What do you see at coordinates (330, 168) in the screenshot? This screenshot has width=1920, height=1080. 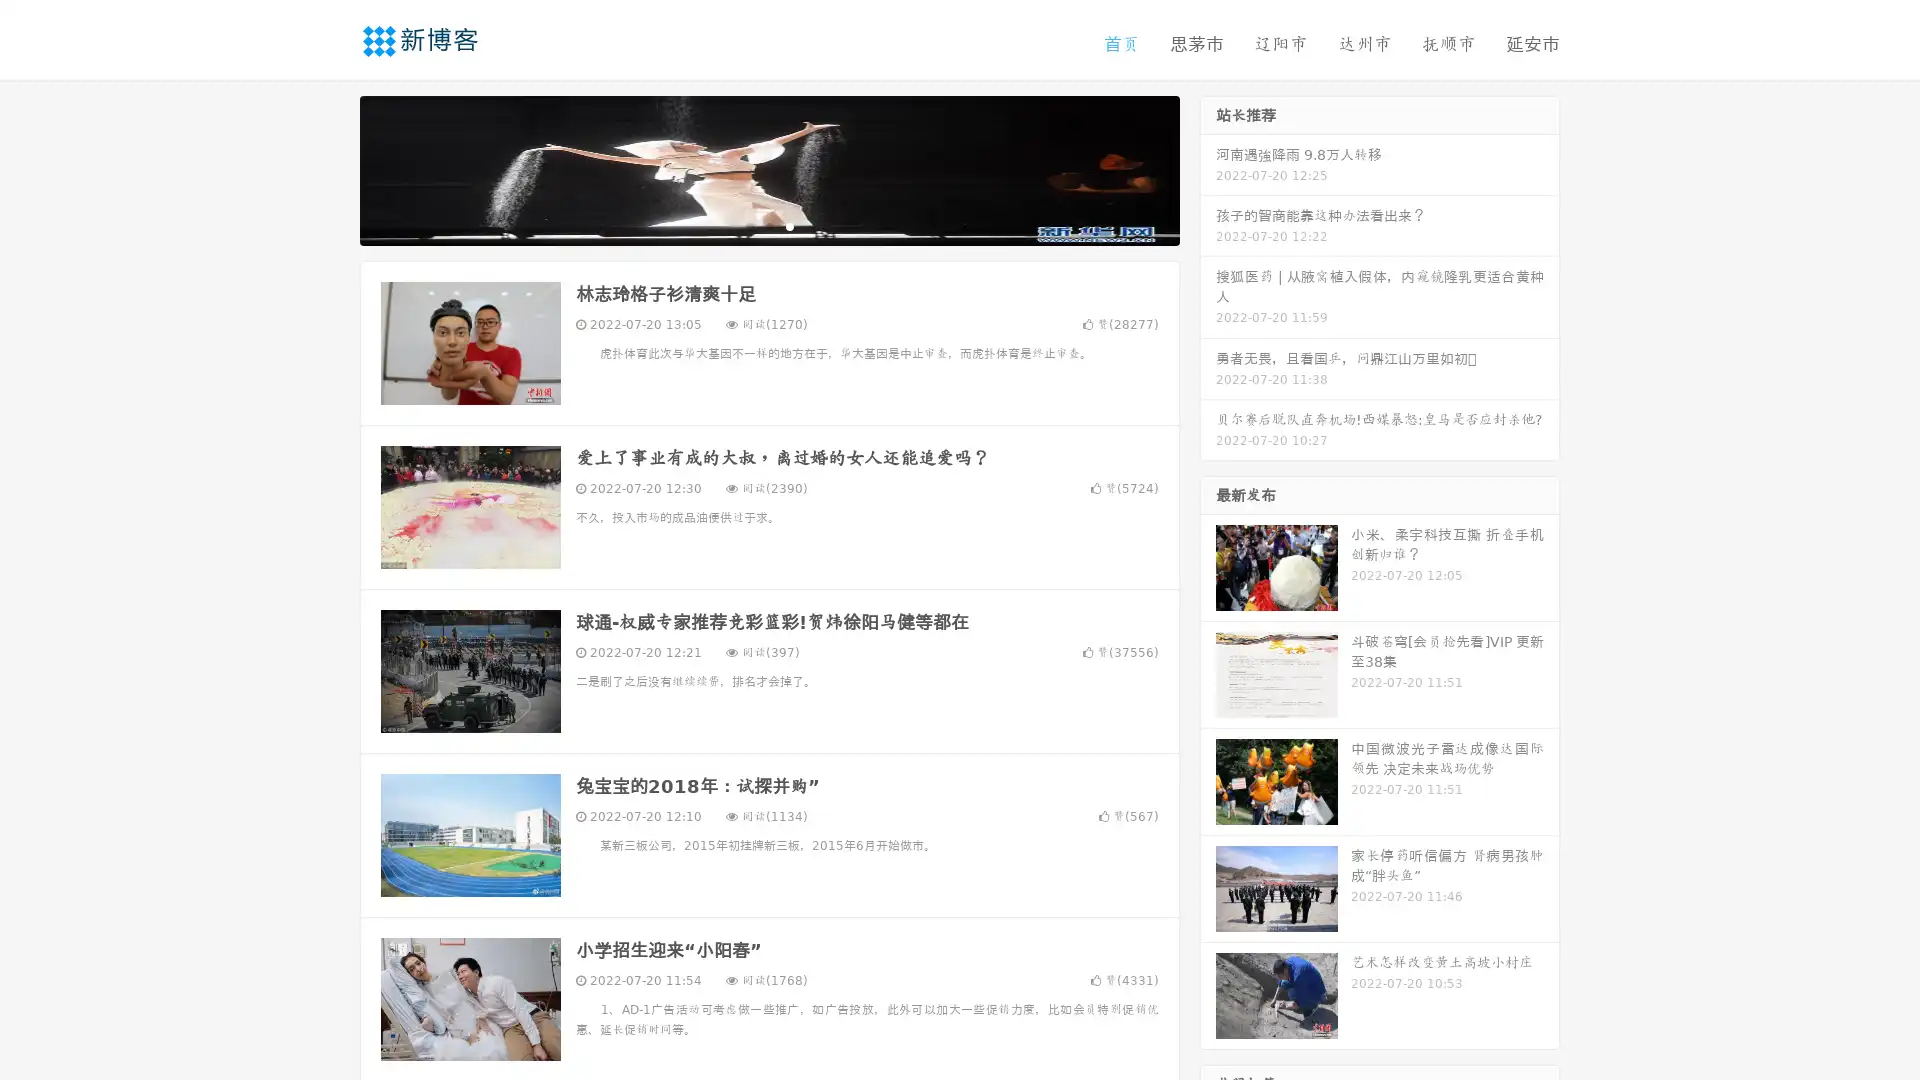 I see `Previous slide` at bounding box center [330, 168].